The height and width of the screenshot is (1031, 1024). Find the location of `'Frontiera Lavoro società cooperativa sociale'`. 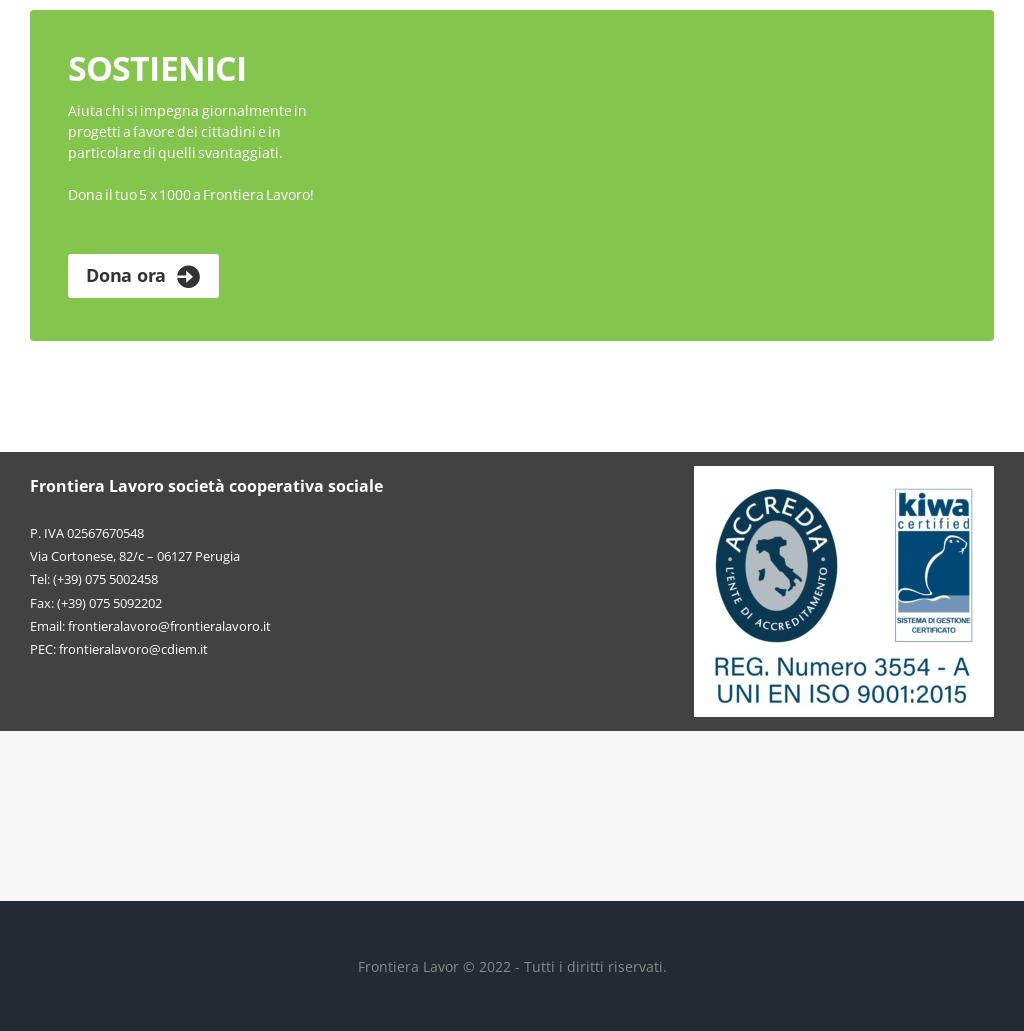

'Frontiera Lavoro società cooperativa sociale' is located at coordinates (30, 486).